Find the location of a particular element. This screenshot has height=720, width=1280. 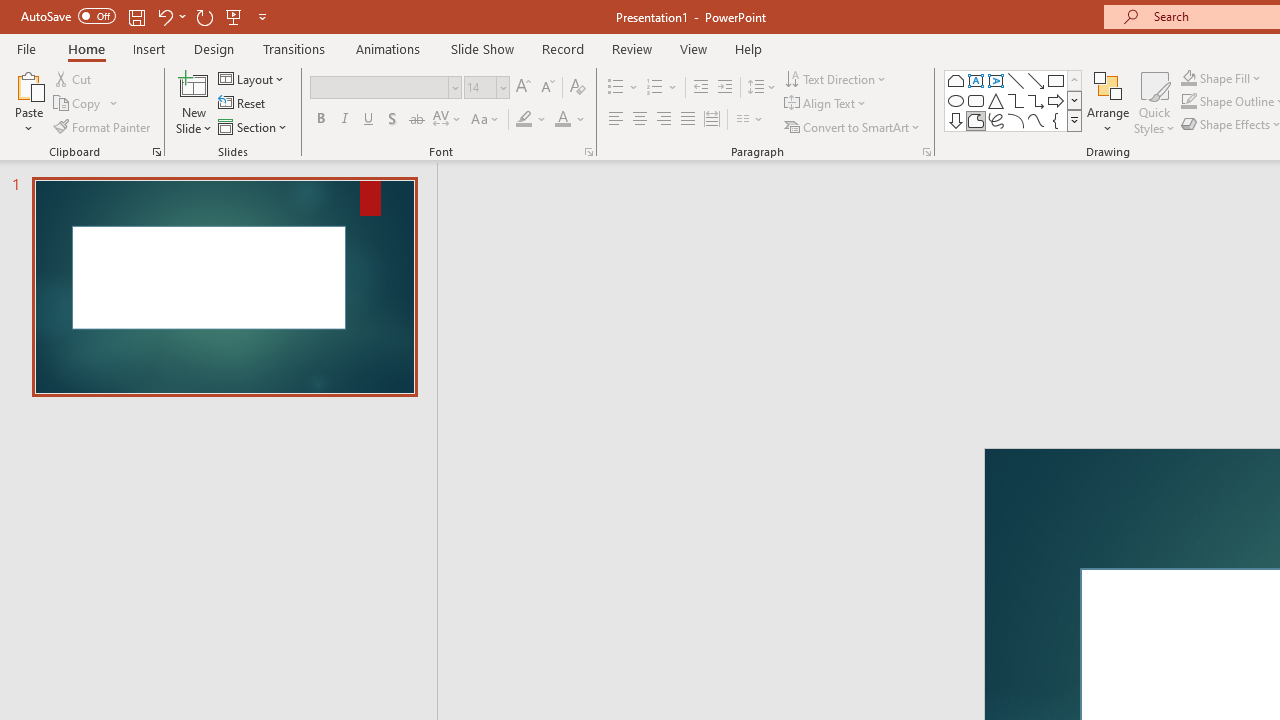

'Arc' is located at coordinates (1016, 120).